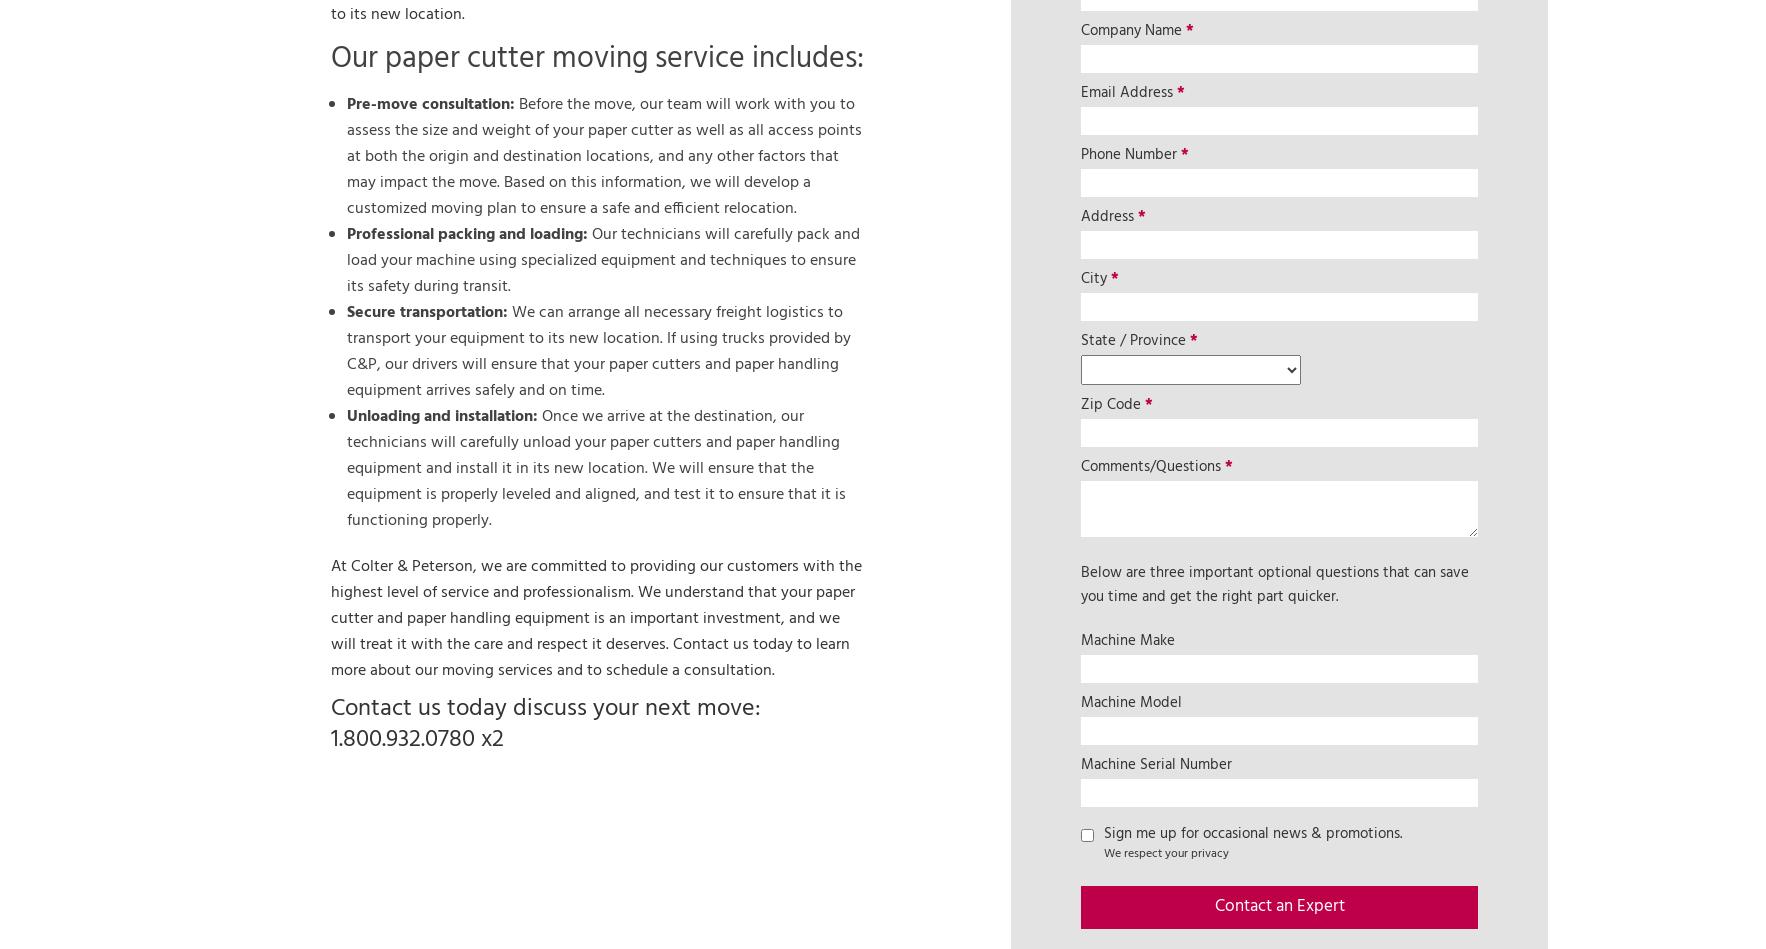 This screenshot has width=1766, height=949. I want to click on 'Below are three important optional questions that can save you time and get the right part quicker.', so click(1274, 583).